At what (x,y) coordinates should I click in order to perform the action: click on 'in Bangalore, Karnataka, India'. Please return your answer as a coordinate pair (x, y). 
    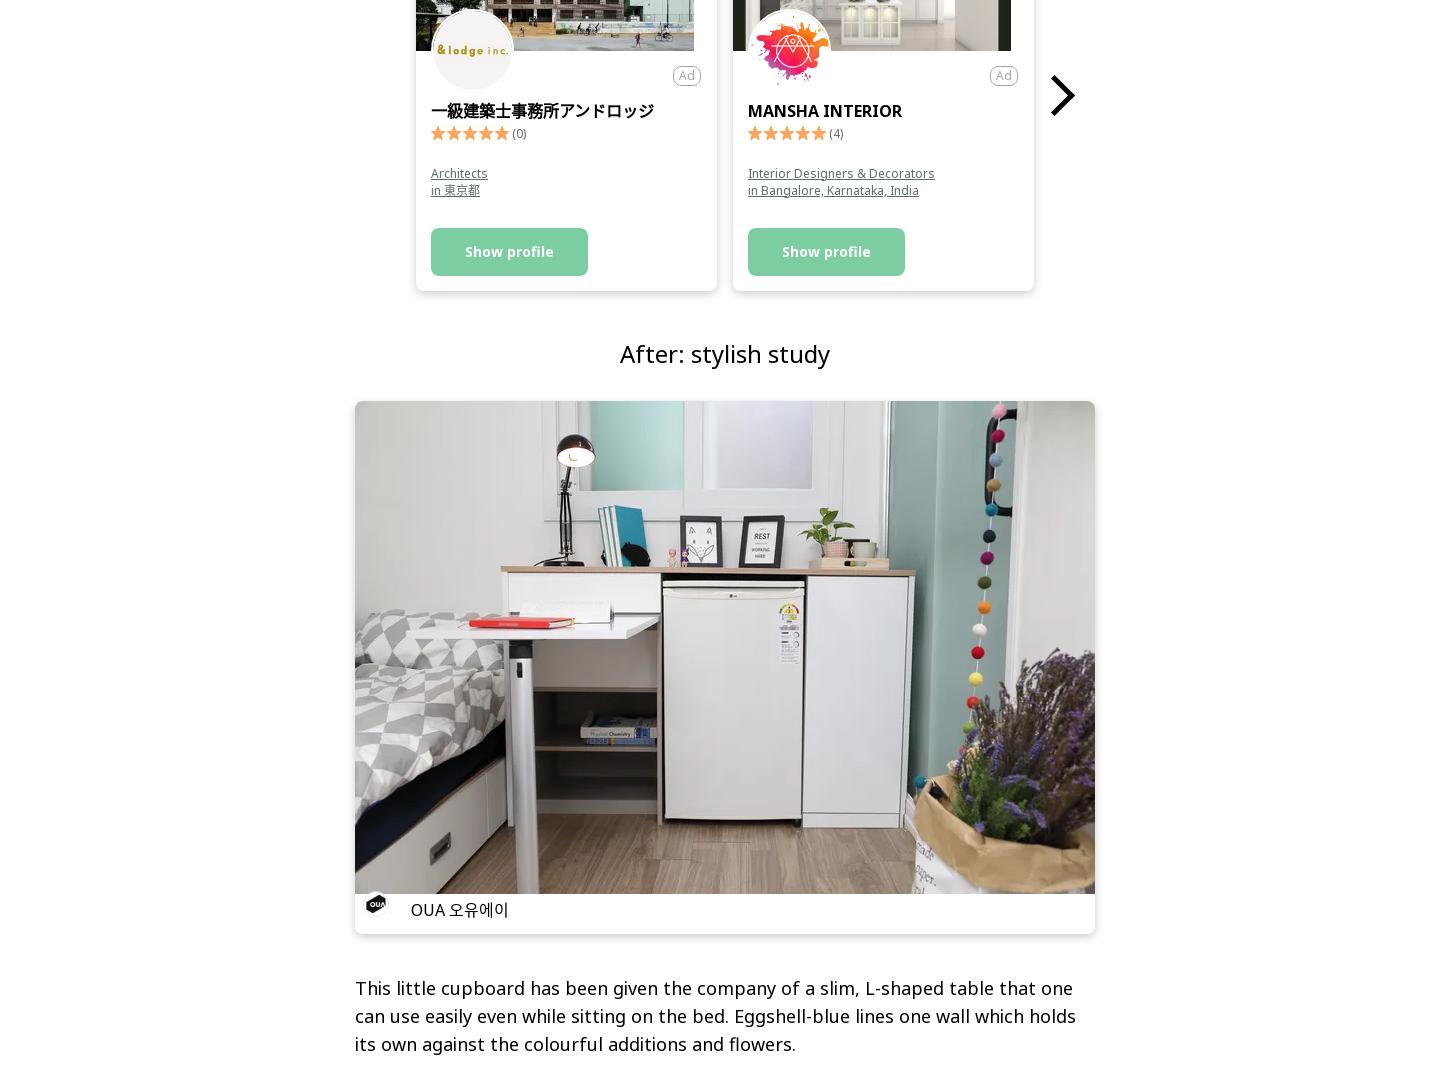
    Looking at the image, I should click on (748, 189).